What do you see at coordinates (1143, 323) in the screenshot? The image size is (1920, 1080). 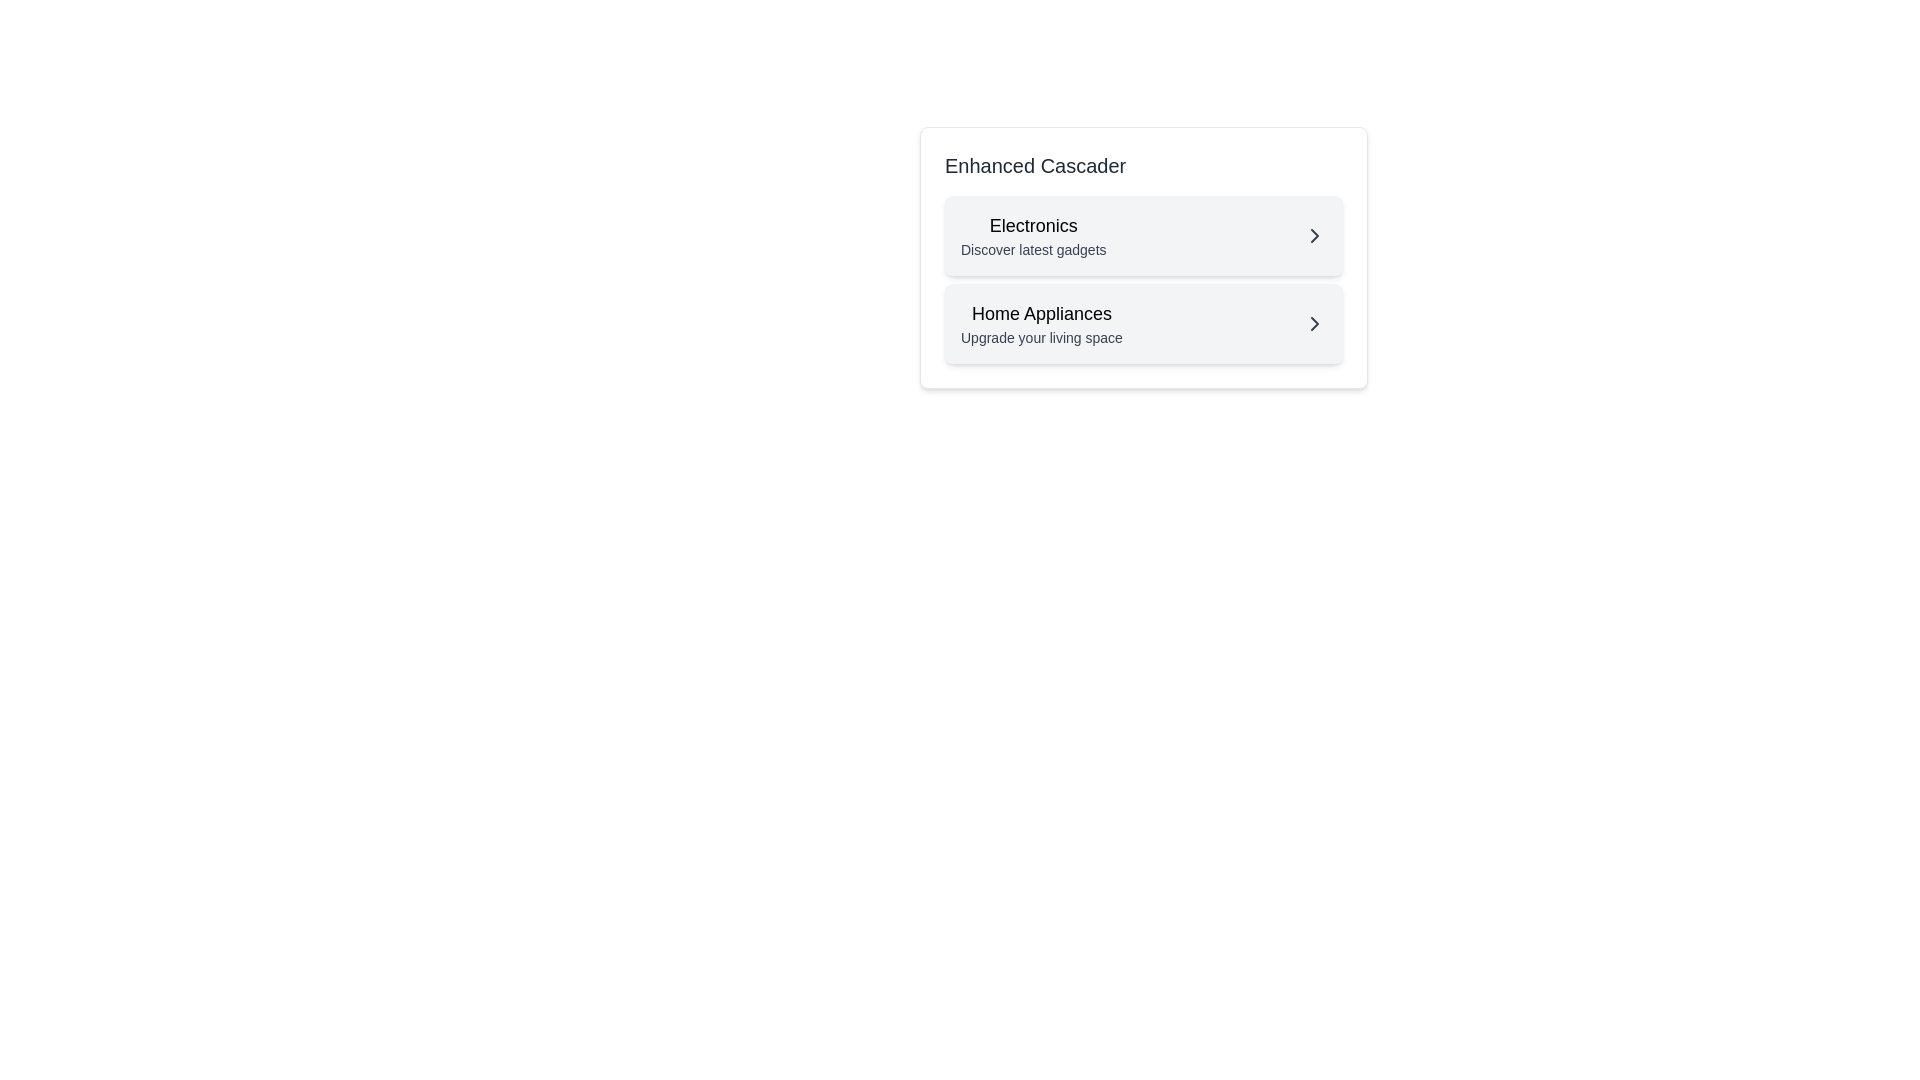 I see `the 'Home Appliances' menu item located centrally below the 'Electronics' block in the 'Enhanced Cascader' section` at bounding box center [1143, 323].